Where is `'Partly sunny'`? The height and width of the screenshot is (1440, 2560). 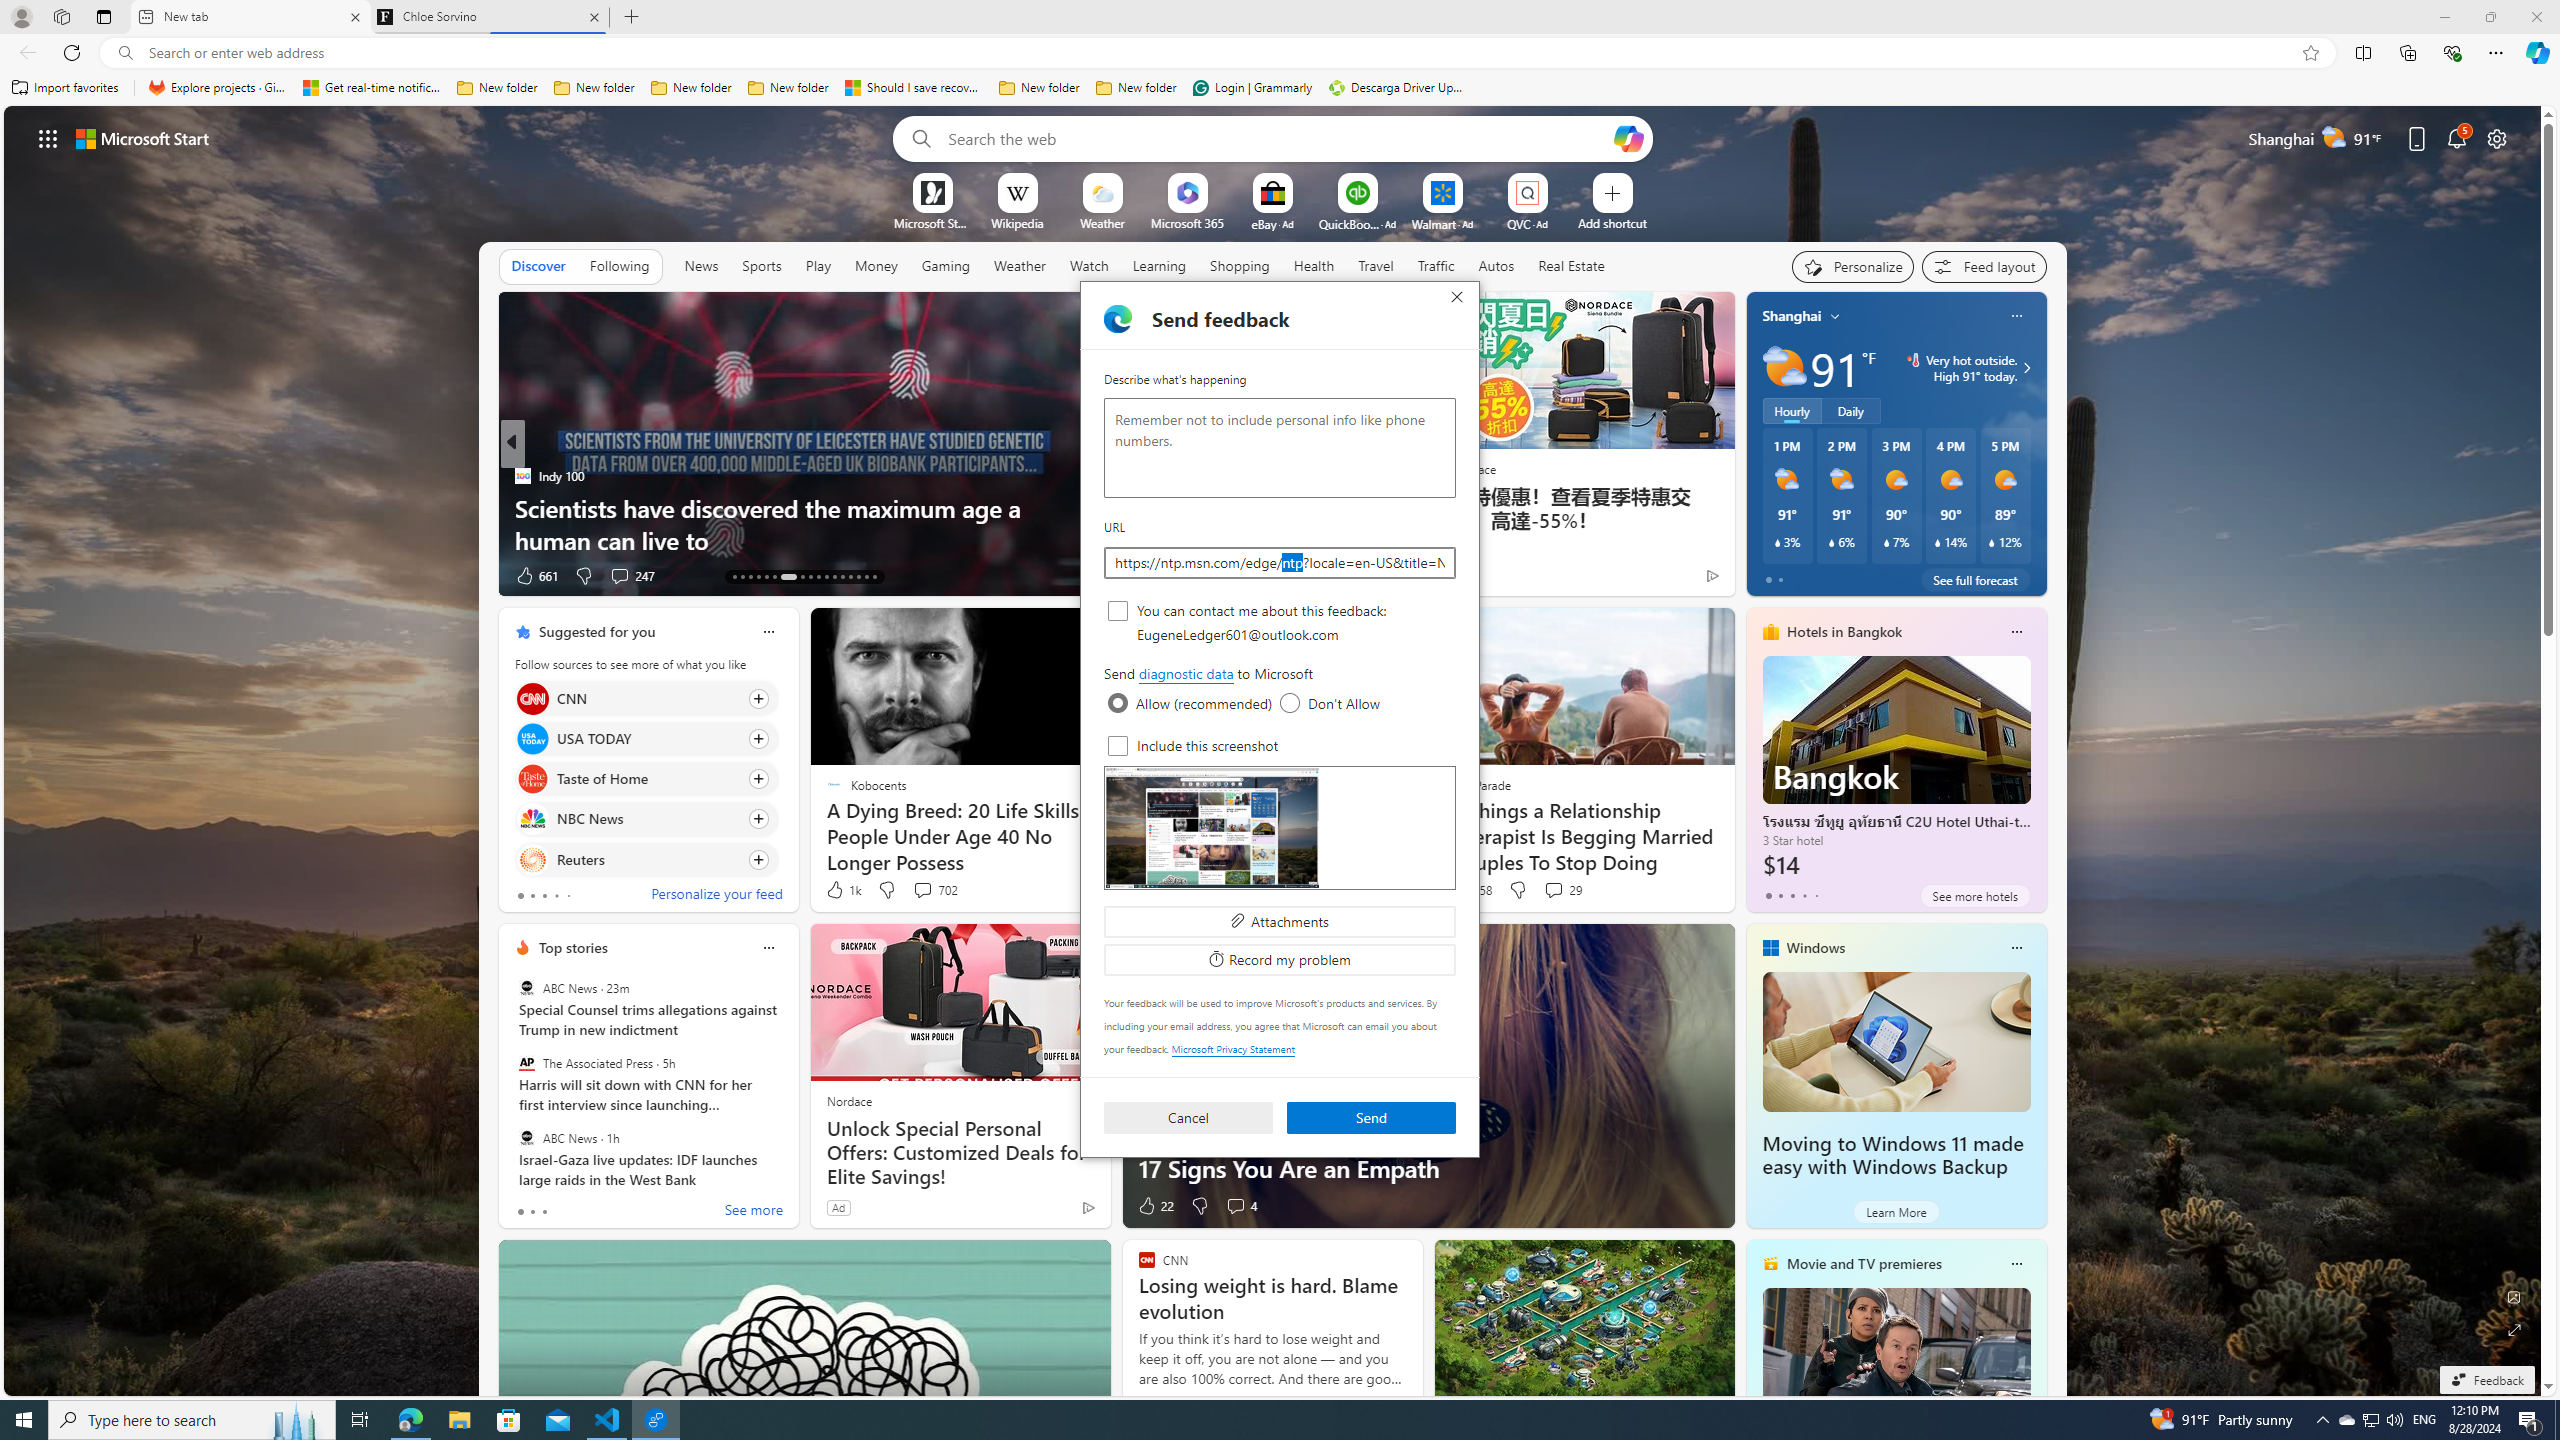
'Partly sunny' is located at coordinates (1784, 367).